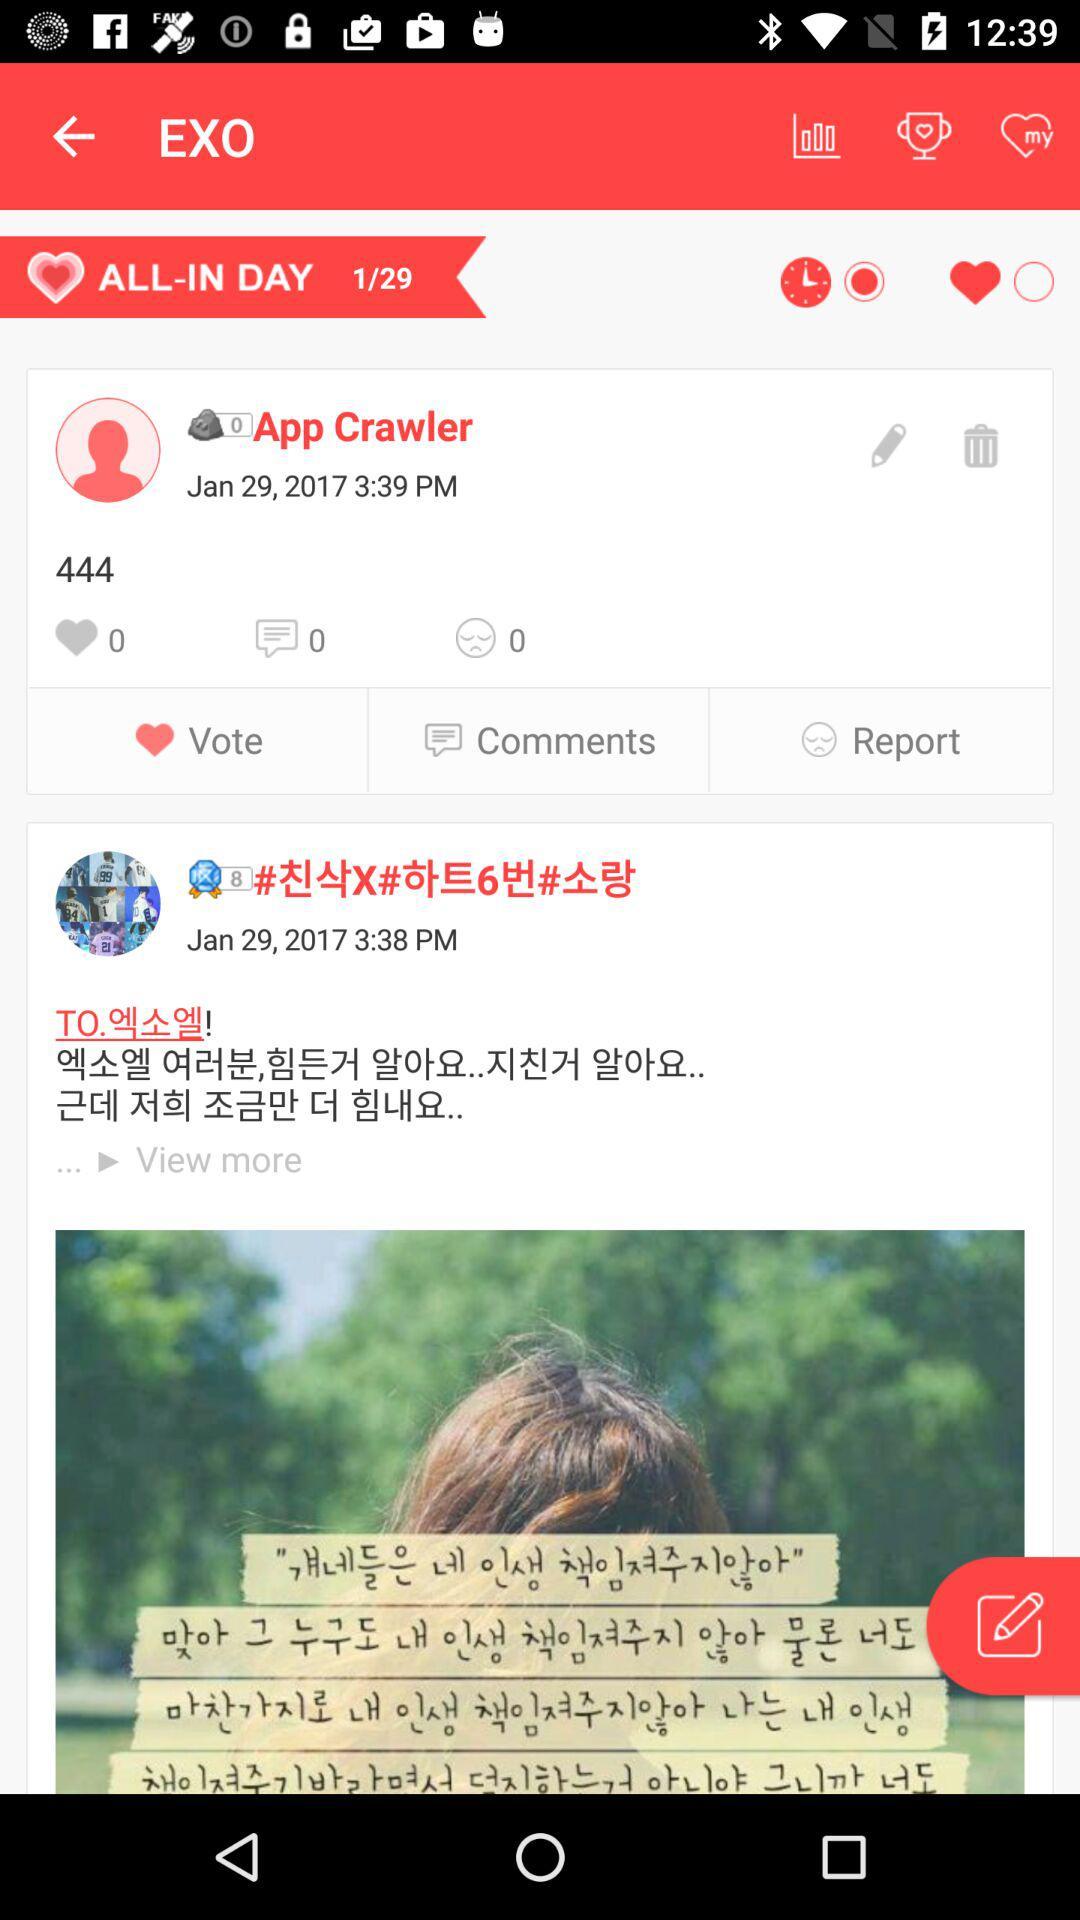 This screenshot has width=1080, height=1920. What do you see at coordinates (281, 636) in the screenshot?
I see `the icon next to 0 item` at bounding box center [281, 636].